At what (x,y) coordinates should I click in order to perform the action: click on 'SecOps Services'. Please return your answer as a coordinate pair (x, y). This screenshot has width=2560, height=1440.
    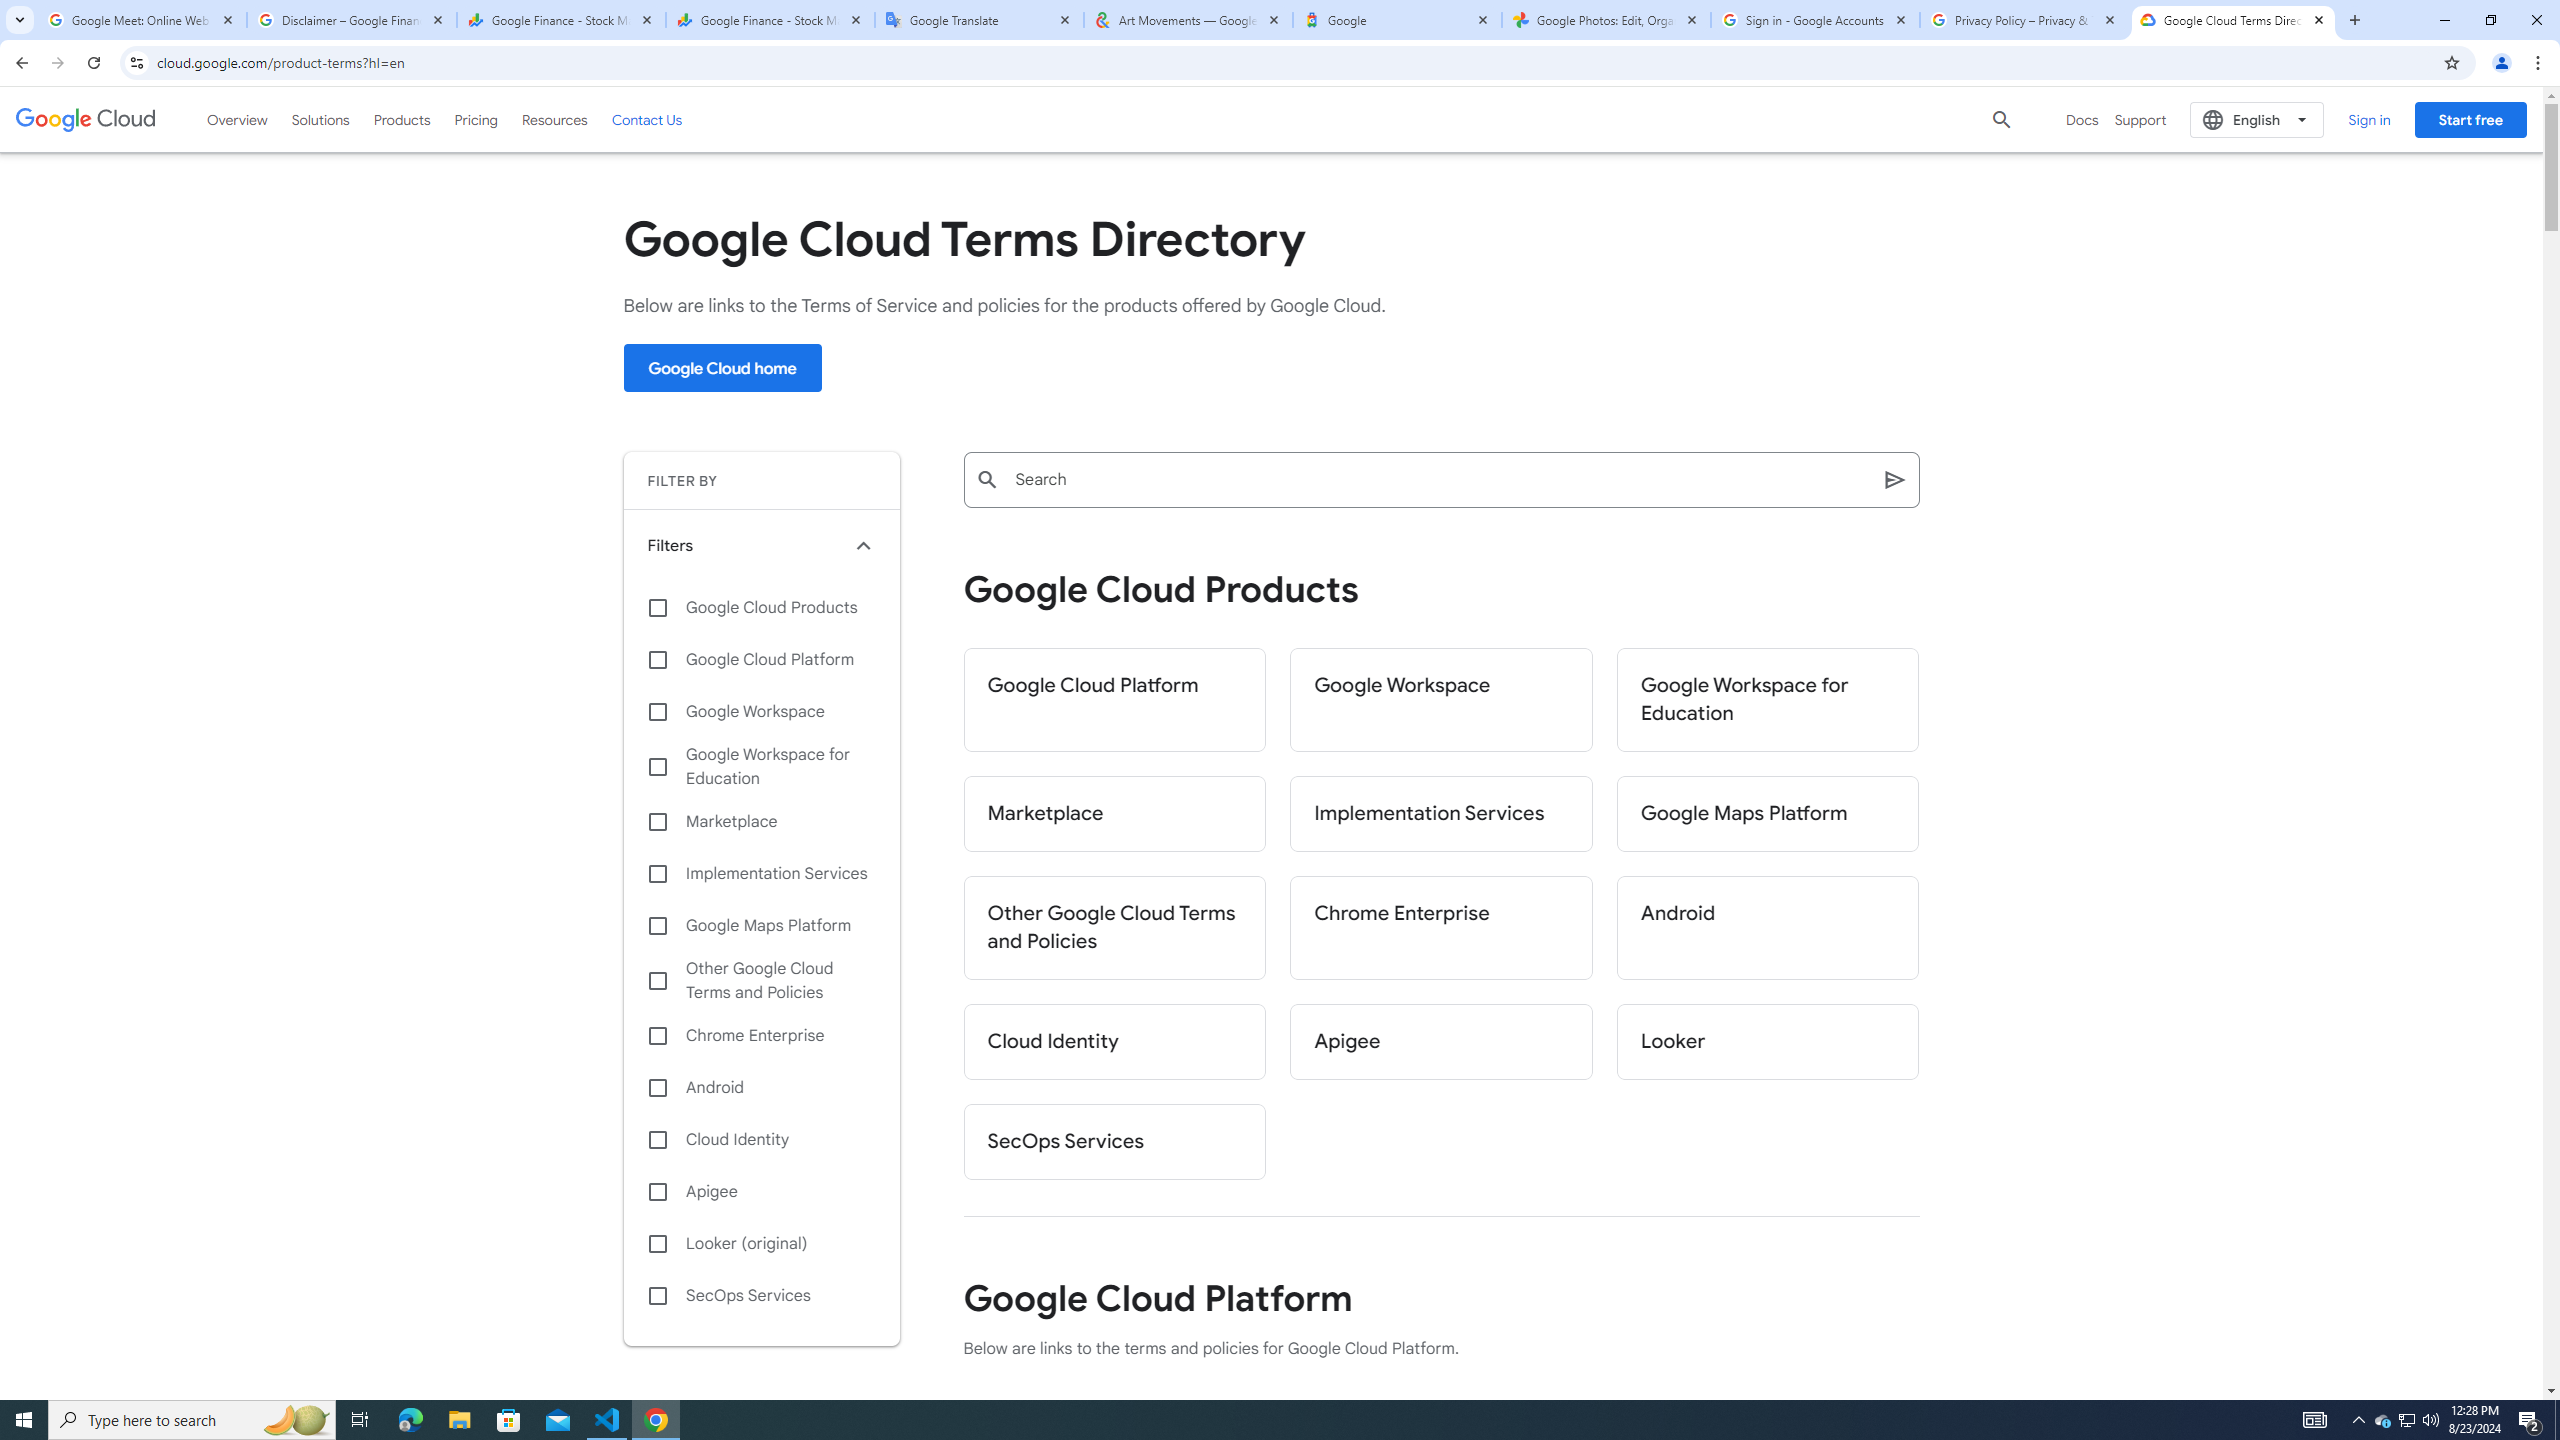
    Looking at the image, I should click on (761, 1295).